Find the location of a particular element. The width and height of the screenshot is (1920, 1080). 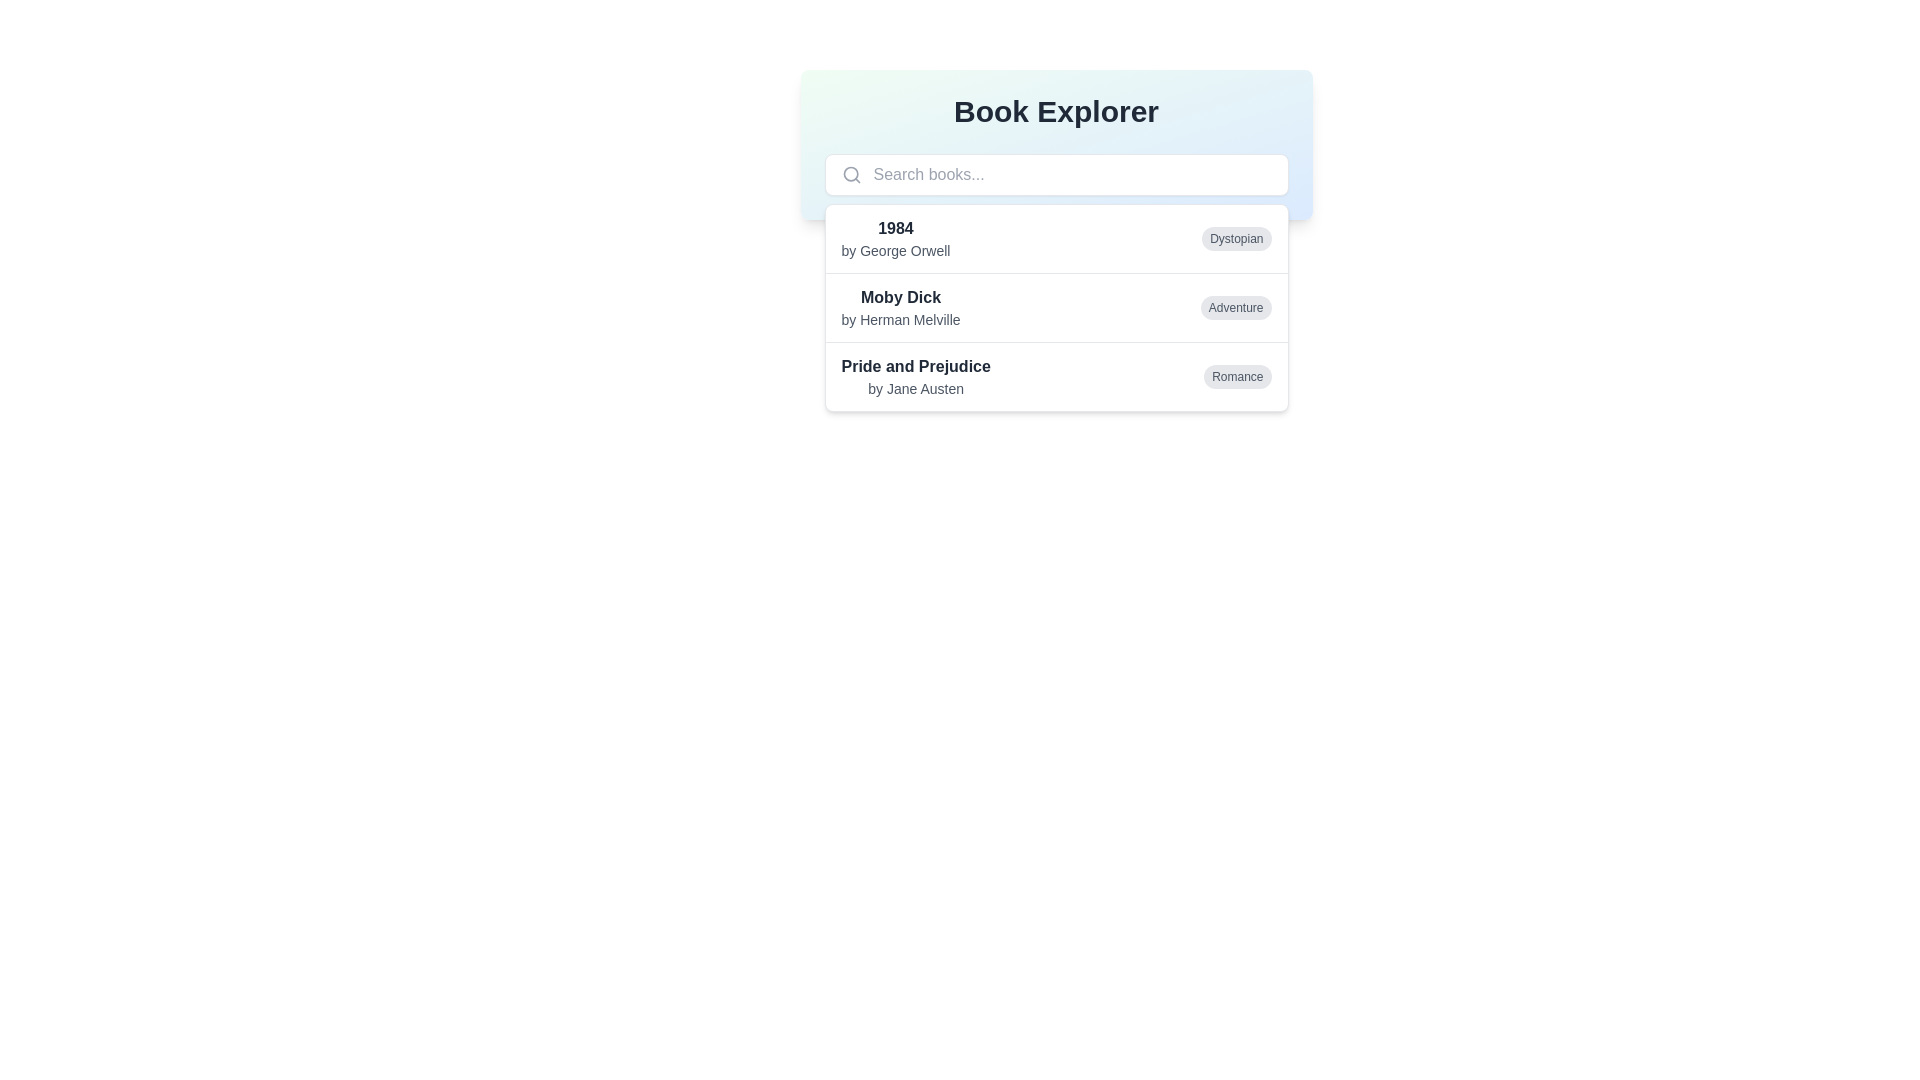

the 'Romance' genre tag associated with the 'Pride and Prejudice by Jane Austen' book entry, located on the right side of the text in the third row is located at coordinates (1236, 377).